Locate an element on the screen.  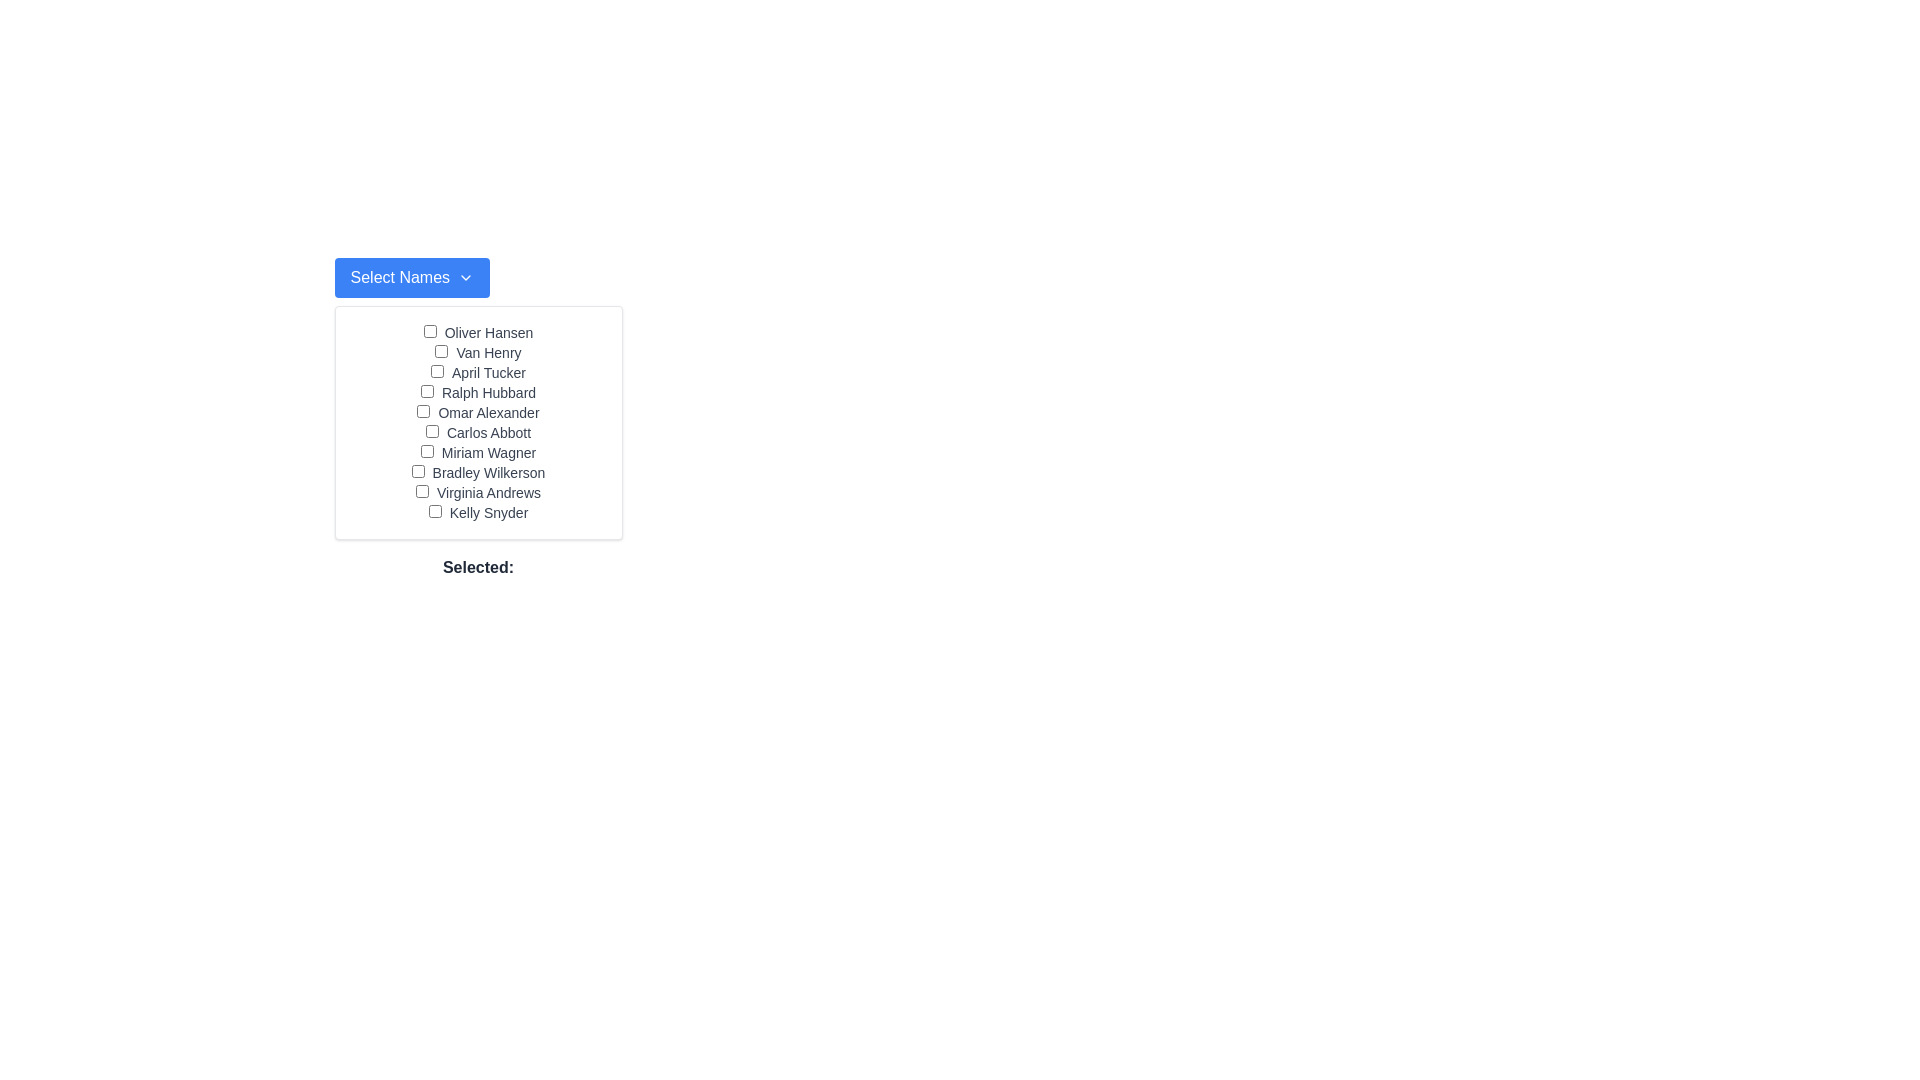
the checkbox for 'Bradley Wilkerson' is located at coordinates (416, 471).